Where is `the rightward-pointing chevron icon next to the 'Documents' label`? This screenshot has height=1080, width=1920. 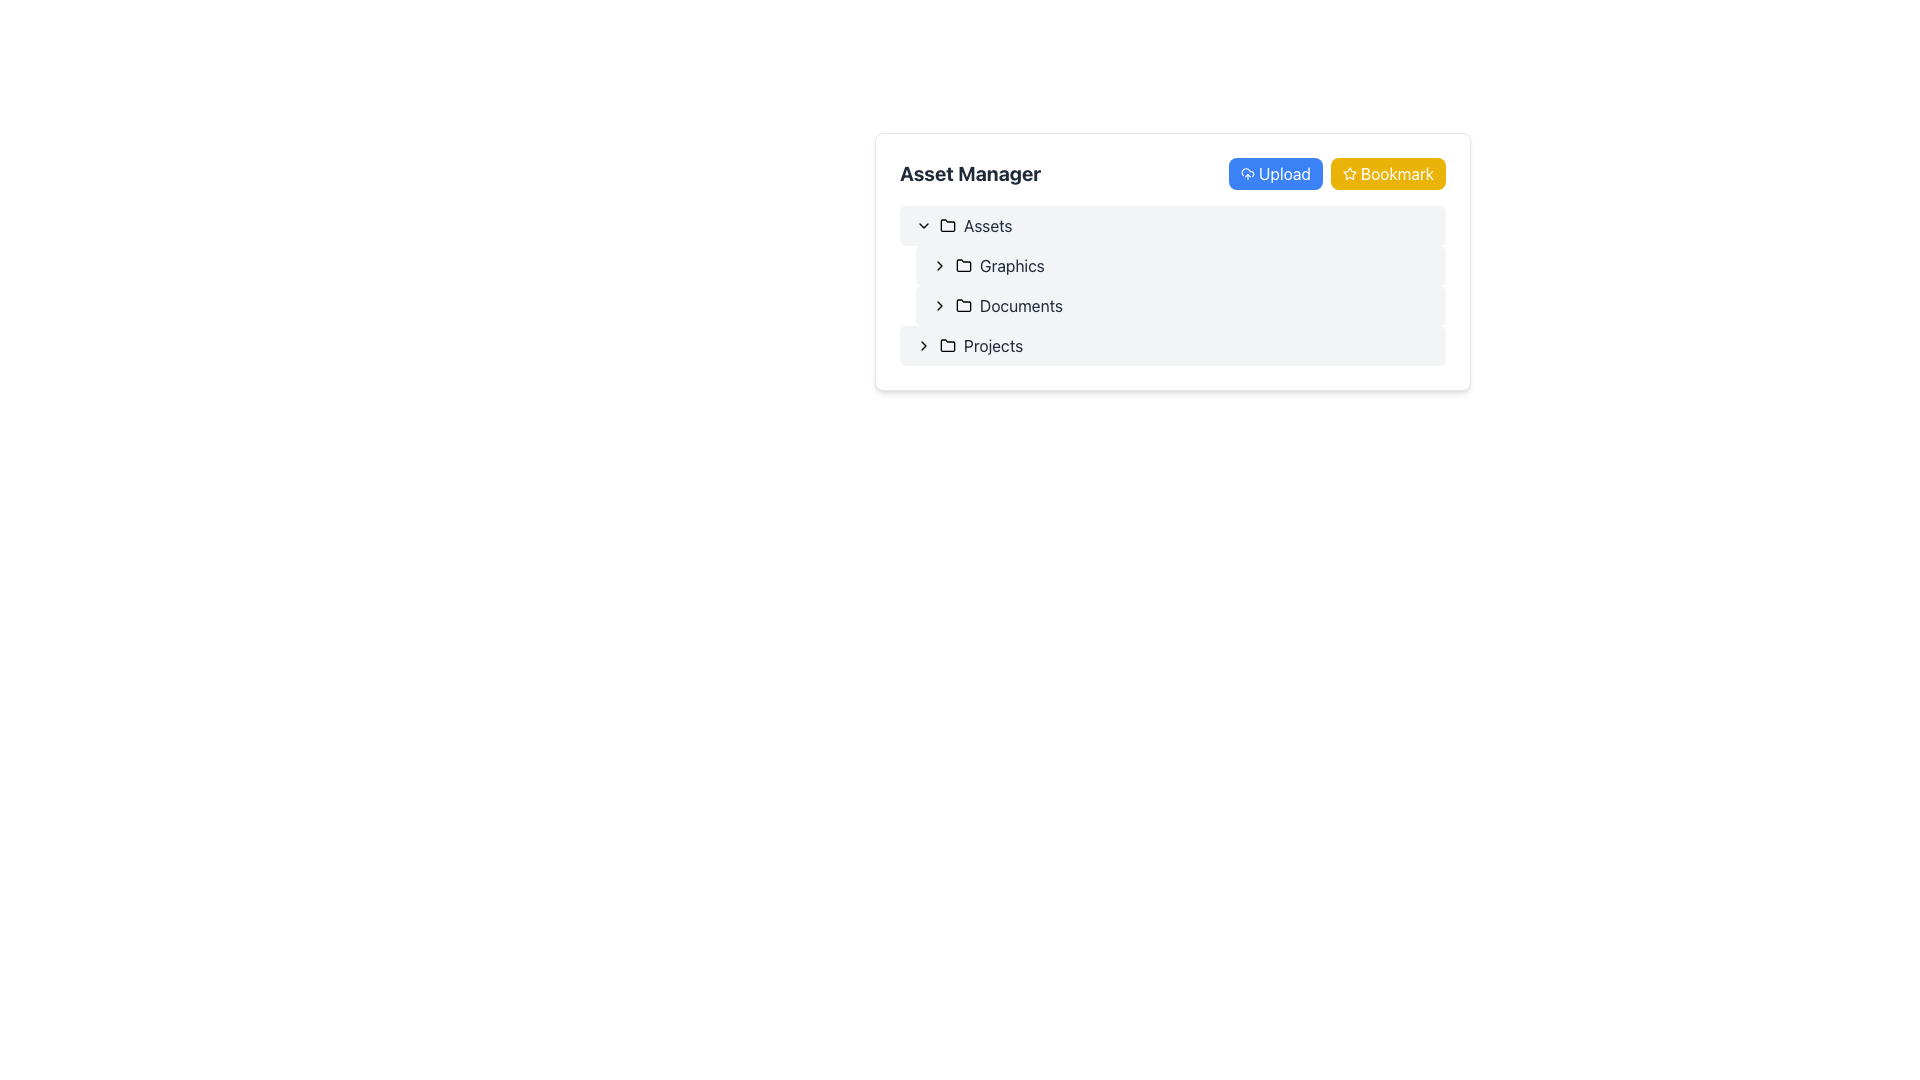 the rightward-pointing chevron icon next to the 'Documents' label is located at coordinates (939, 305).